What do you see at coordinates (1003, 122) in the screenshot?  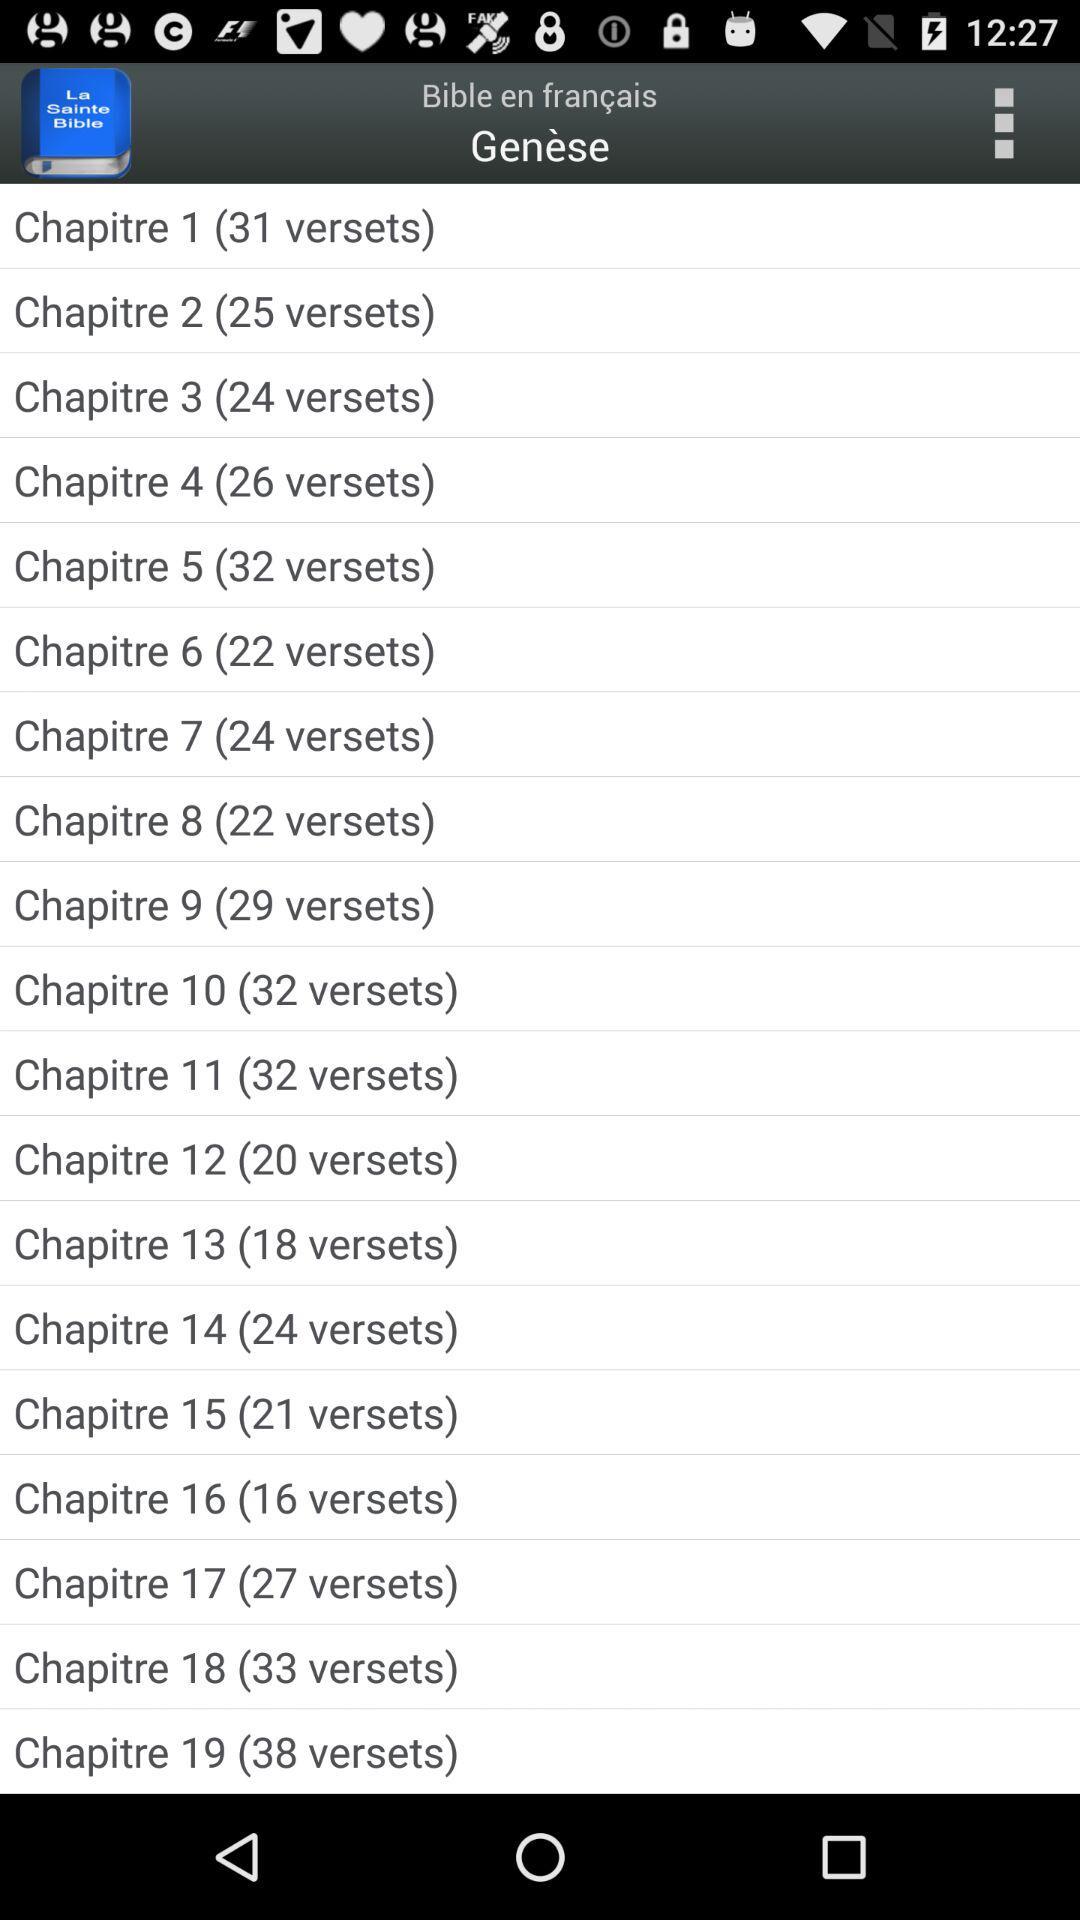 I see `see more` at bounding box center [1003, 122].